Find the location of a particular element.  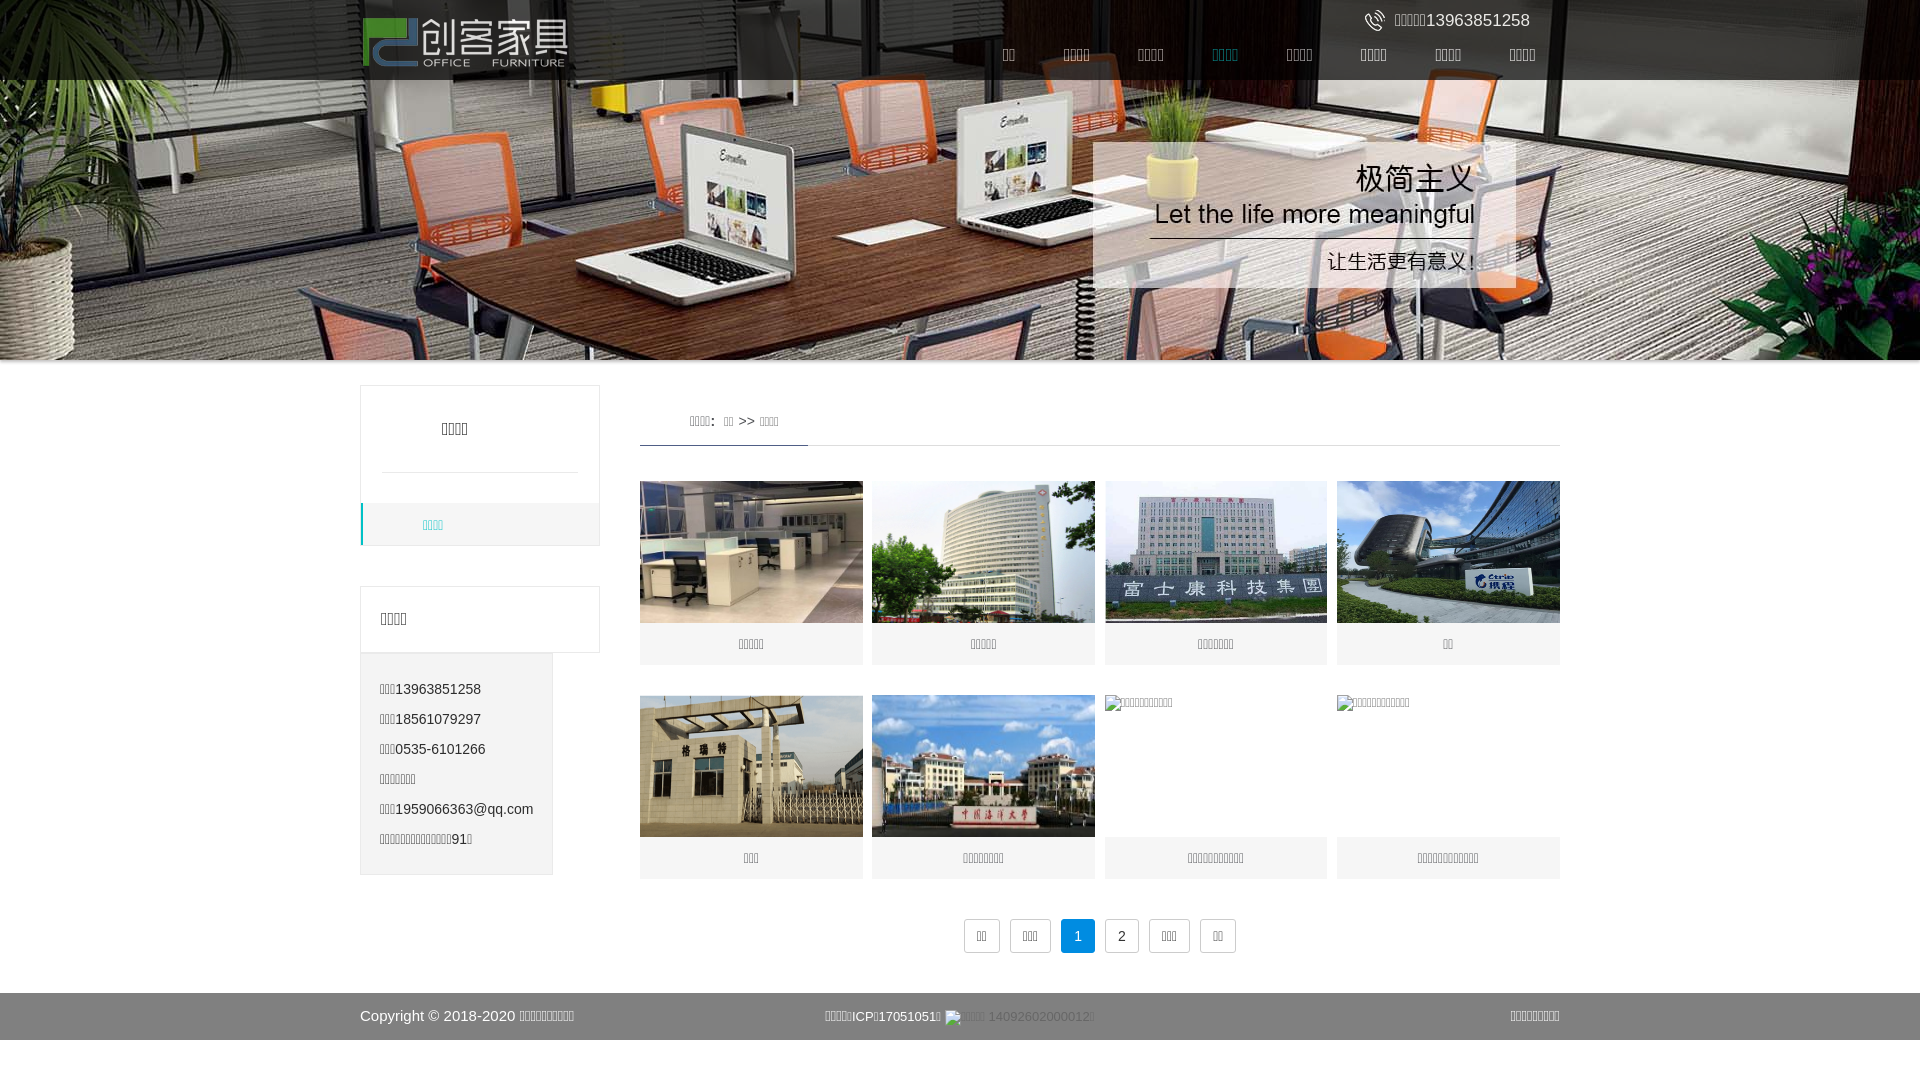

'2' is located at coordinates (1103, 936).